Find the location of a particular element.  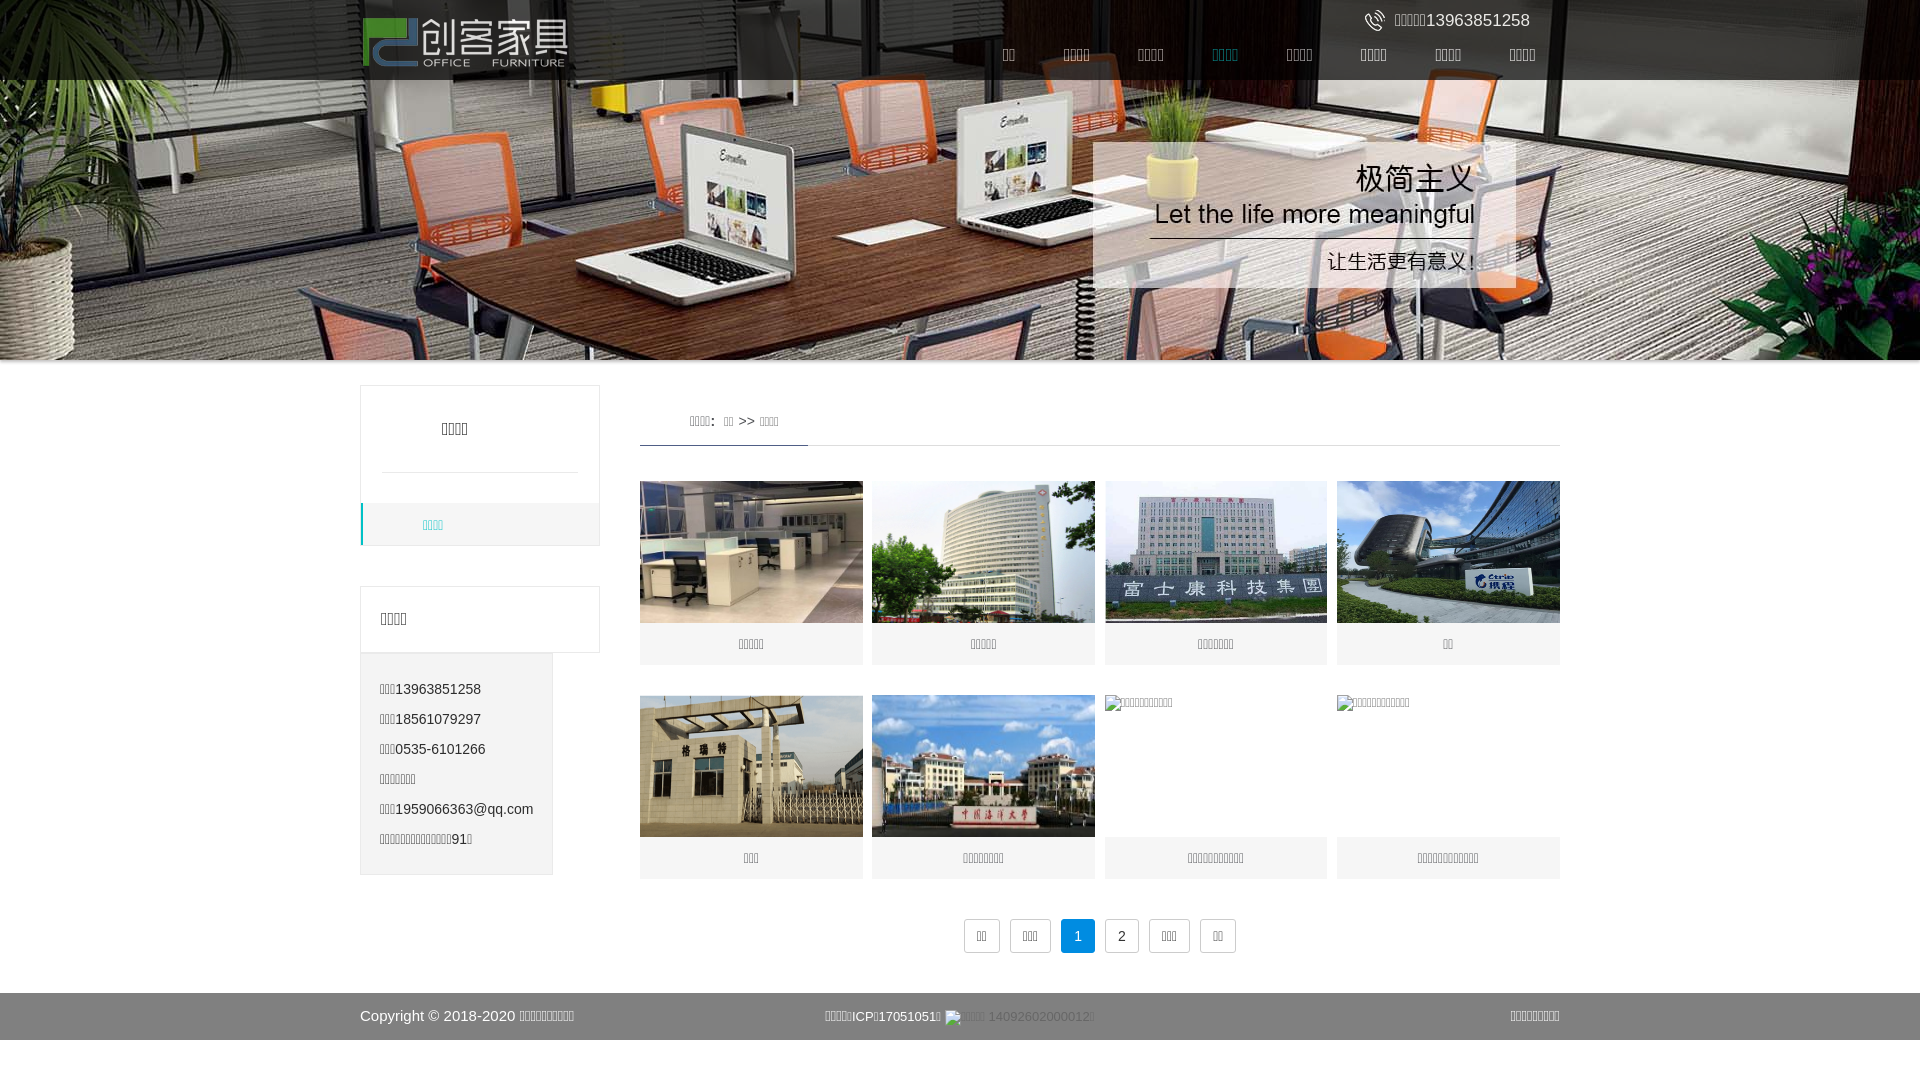

'2' is located at coordinates (1103, 936).